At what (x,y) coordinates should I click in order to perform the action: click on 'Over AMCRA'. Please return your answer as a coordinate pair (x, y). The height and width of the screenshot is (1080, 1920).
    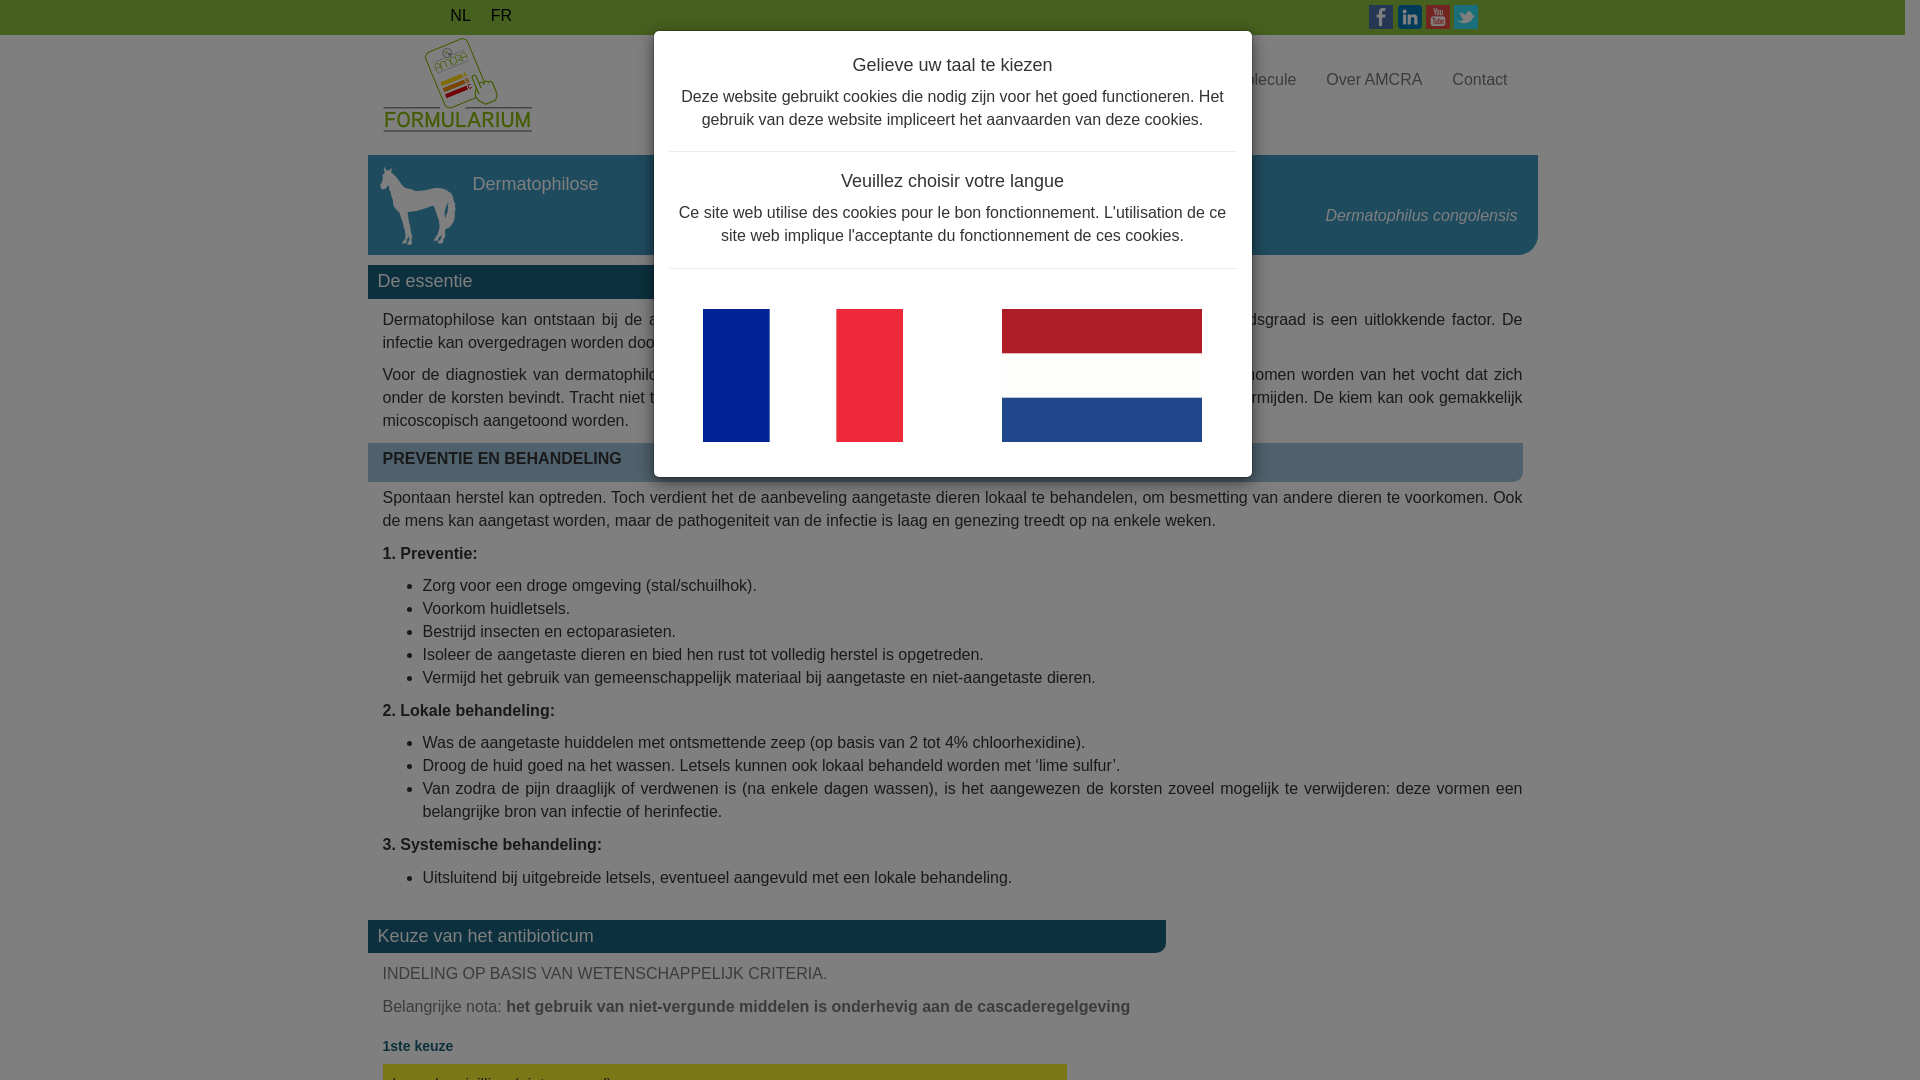
    Looking at the image, I should click on (1372, 79).